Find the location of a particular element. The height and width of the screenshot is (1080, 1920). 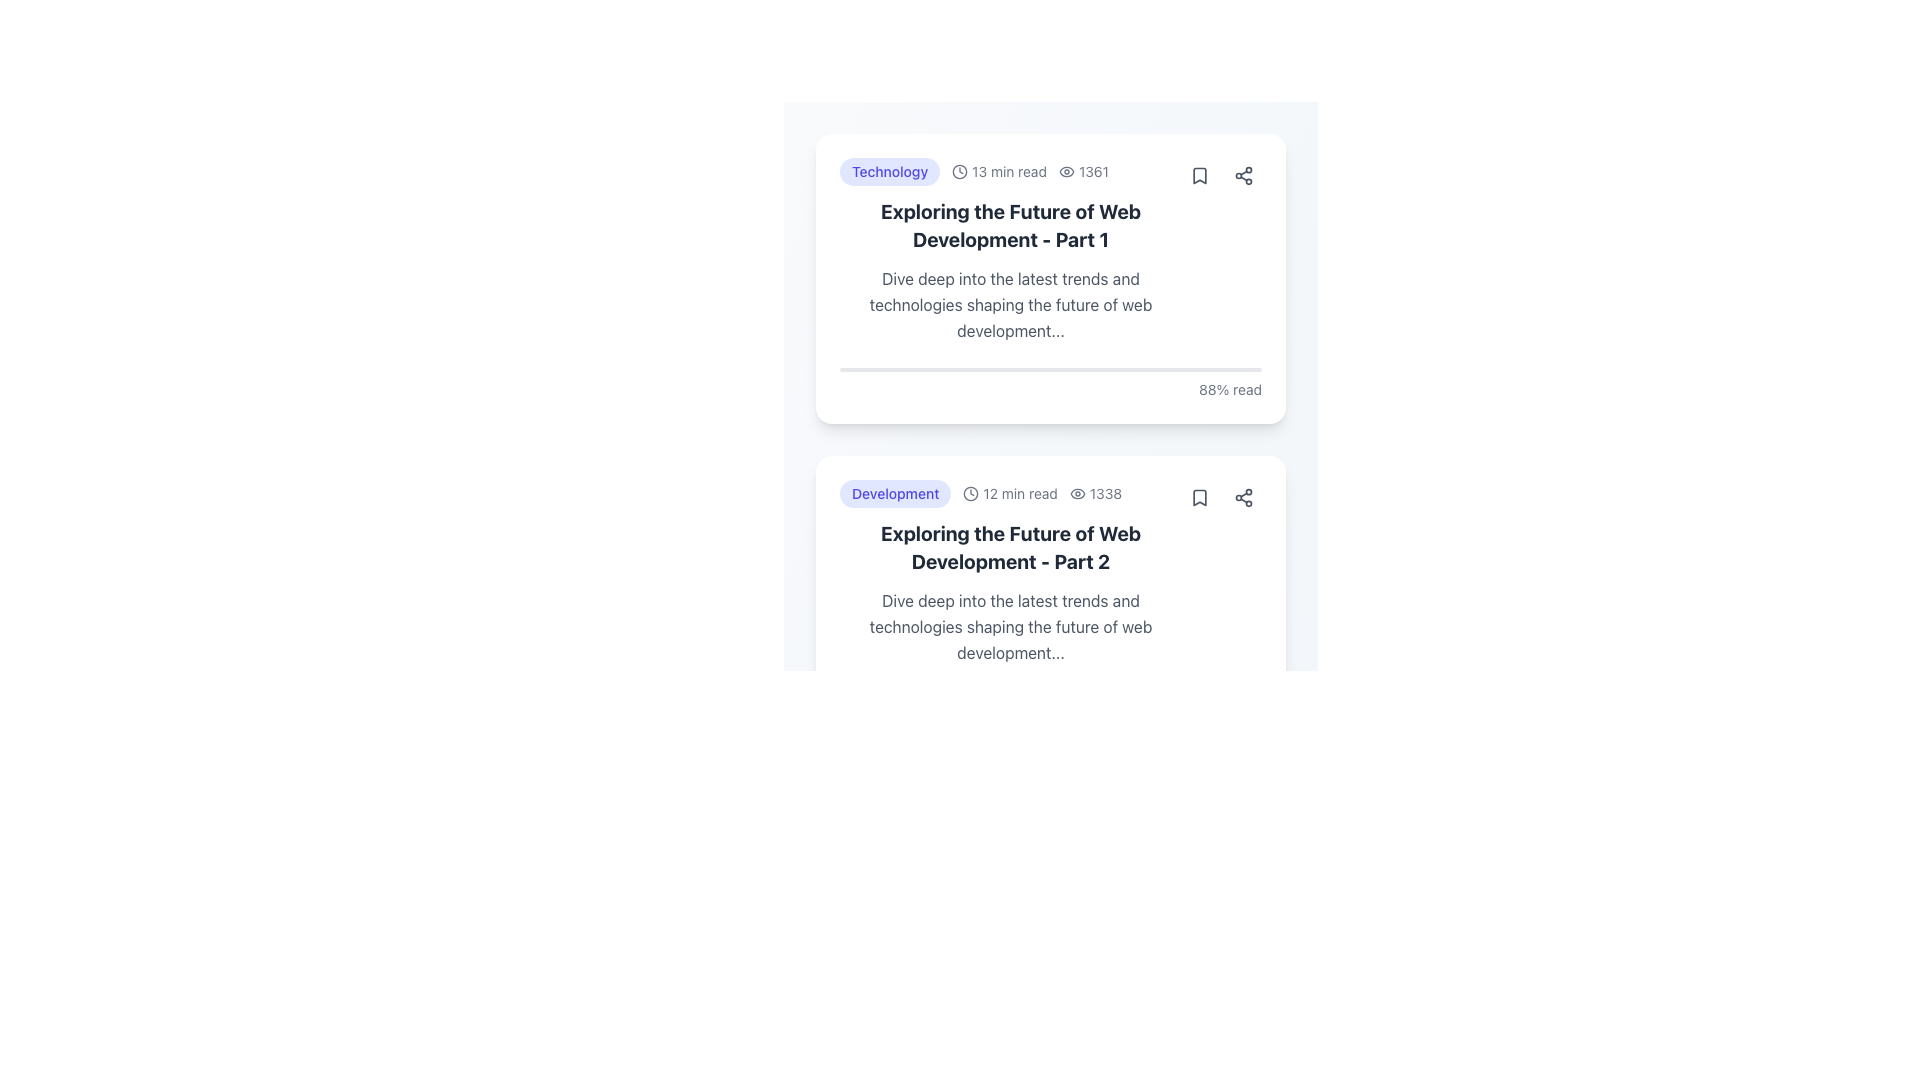

the bookmark icon located at the top-right corner of the second article card titled 'Exploring the Future of Web Development - Part 2' to bookmark the article is located at coordinates (1200, 496).